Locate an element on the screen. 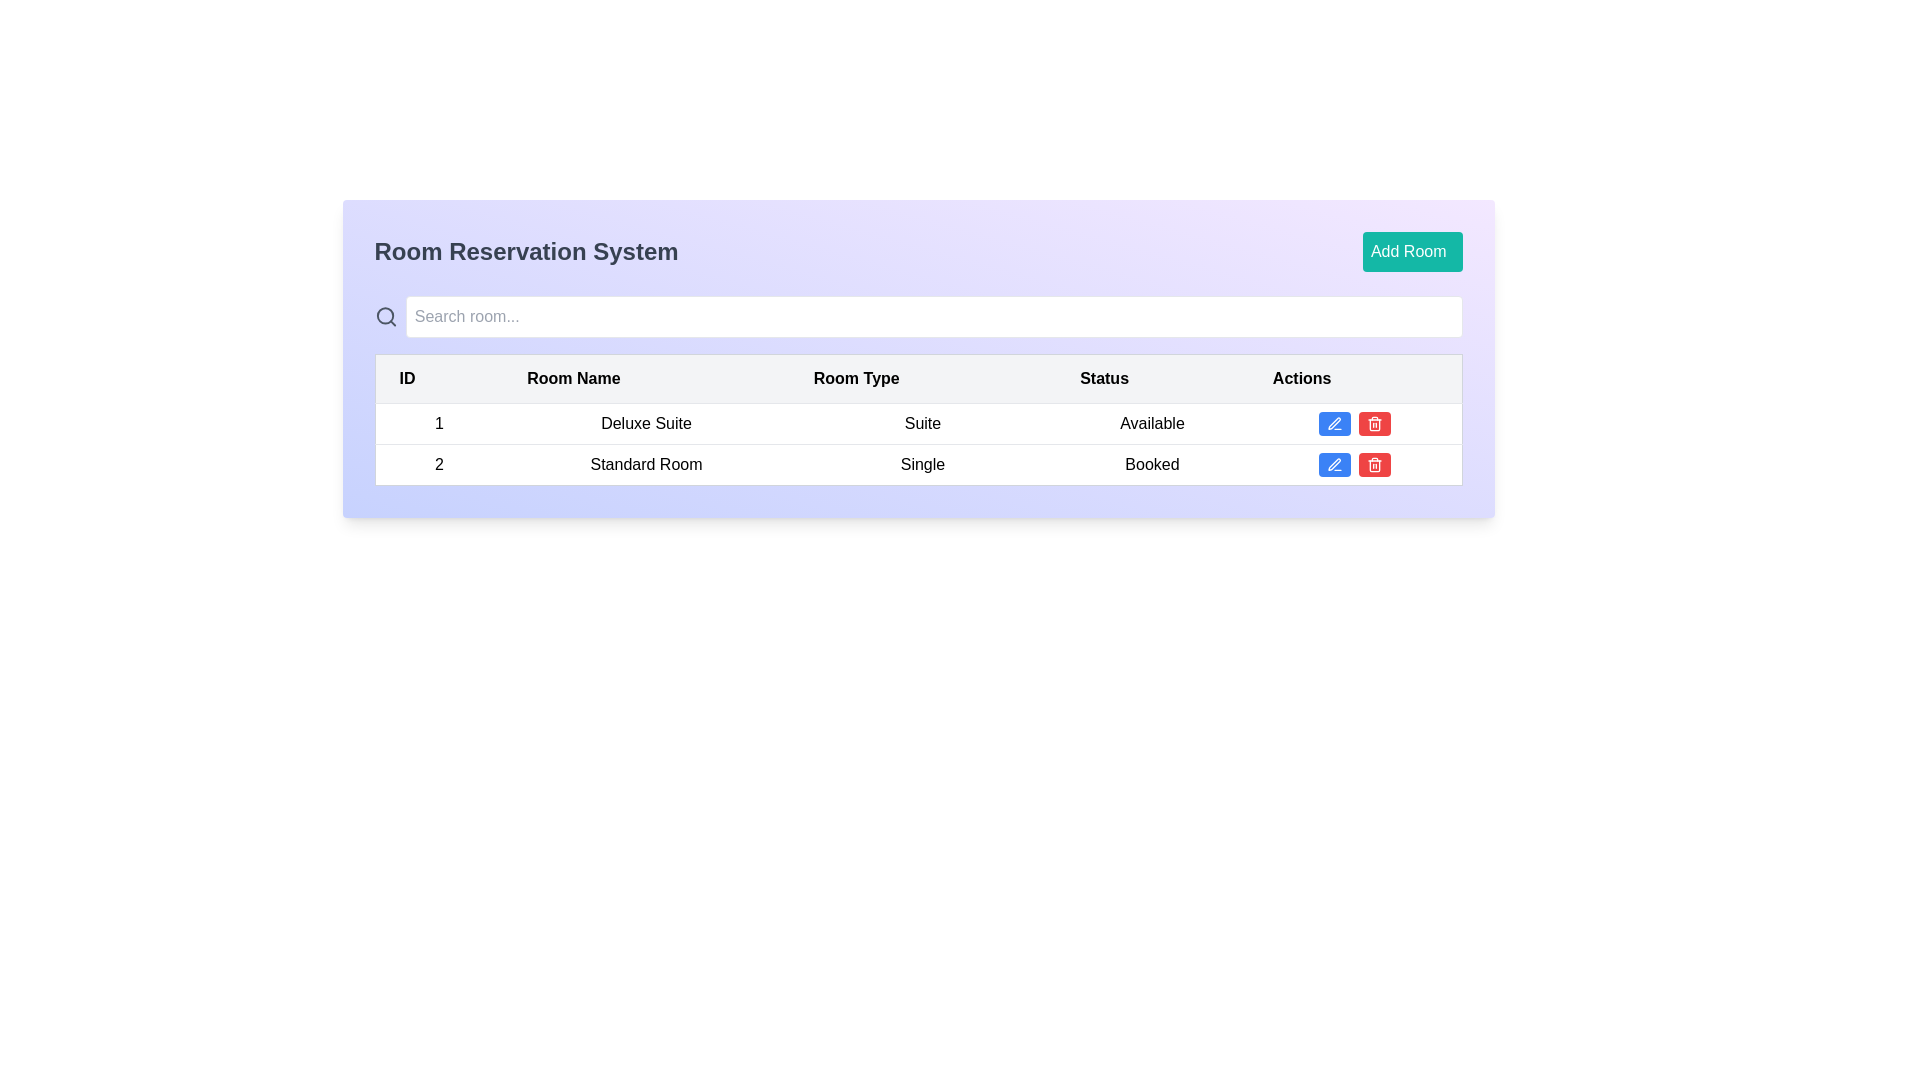  the edit button located in the 'Actions' column of the table for the 'Deluxe Suite' entry is located at coordinates (1335, 423).